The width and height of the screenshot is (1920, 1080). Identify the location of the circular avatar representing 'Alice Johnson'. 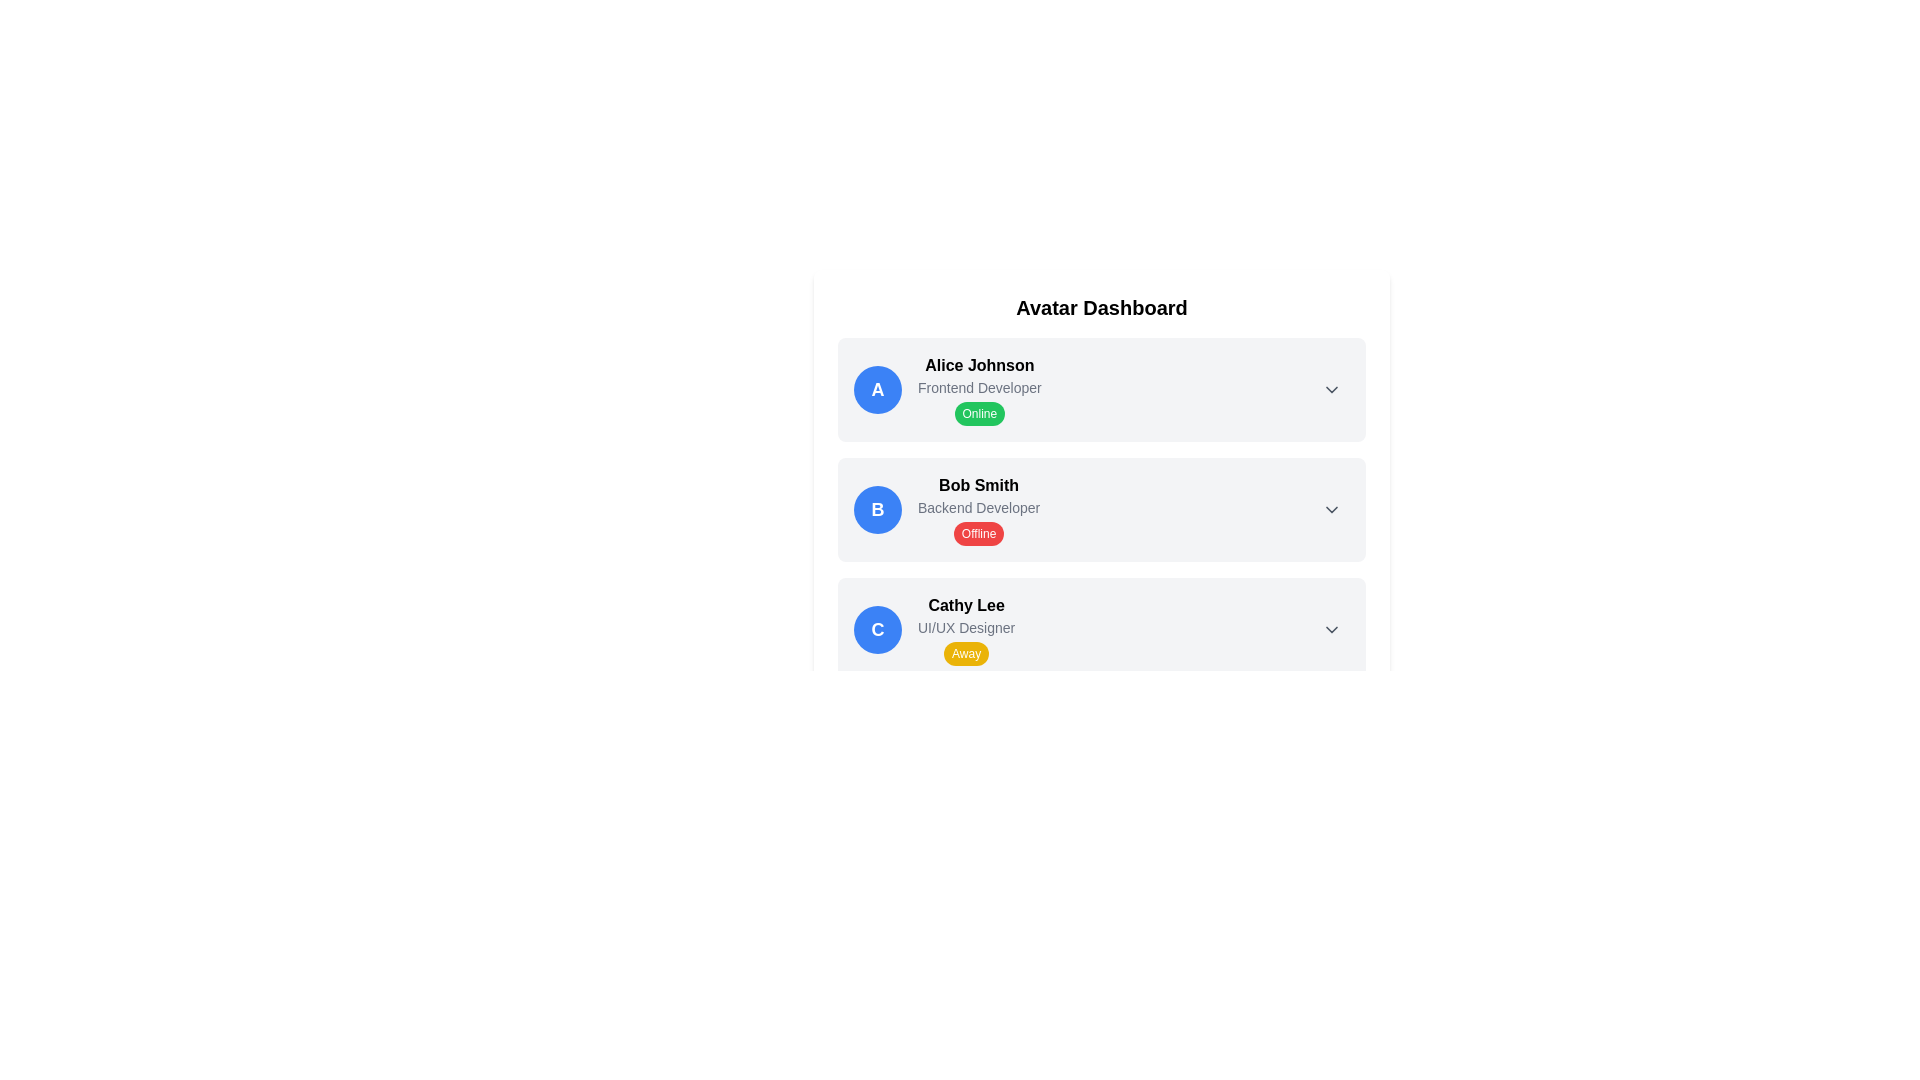
(878, 389).